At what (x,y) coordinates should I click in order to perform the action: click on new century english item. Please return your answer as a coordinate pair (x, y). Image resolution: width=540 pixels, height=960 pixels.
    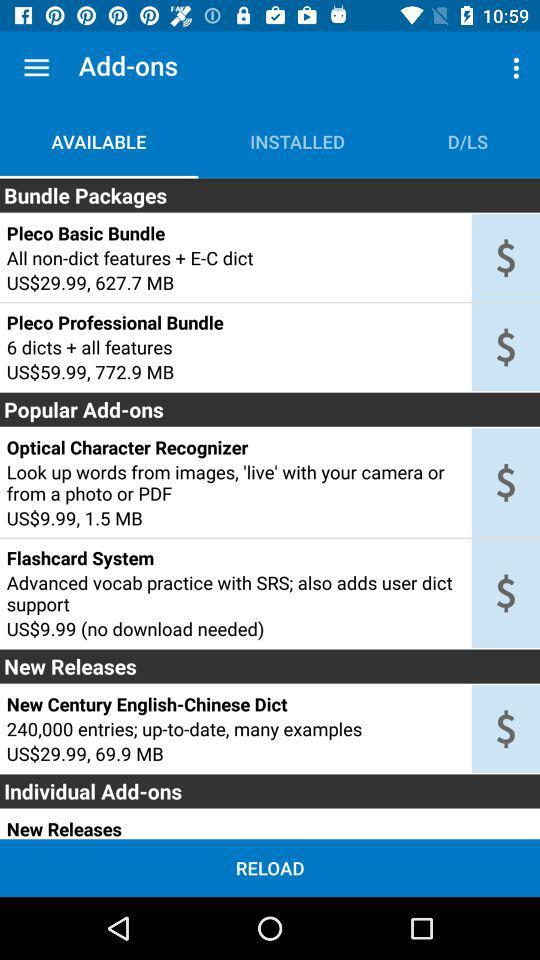
    Looking at the image, I should click on (234, 704).